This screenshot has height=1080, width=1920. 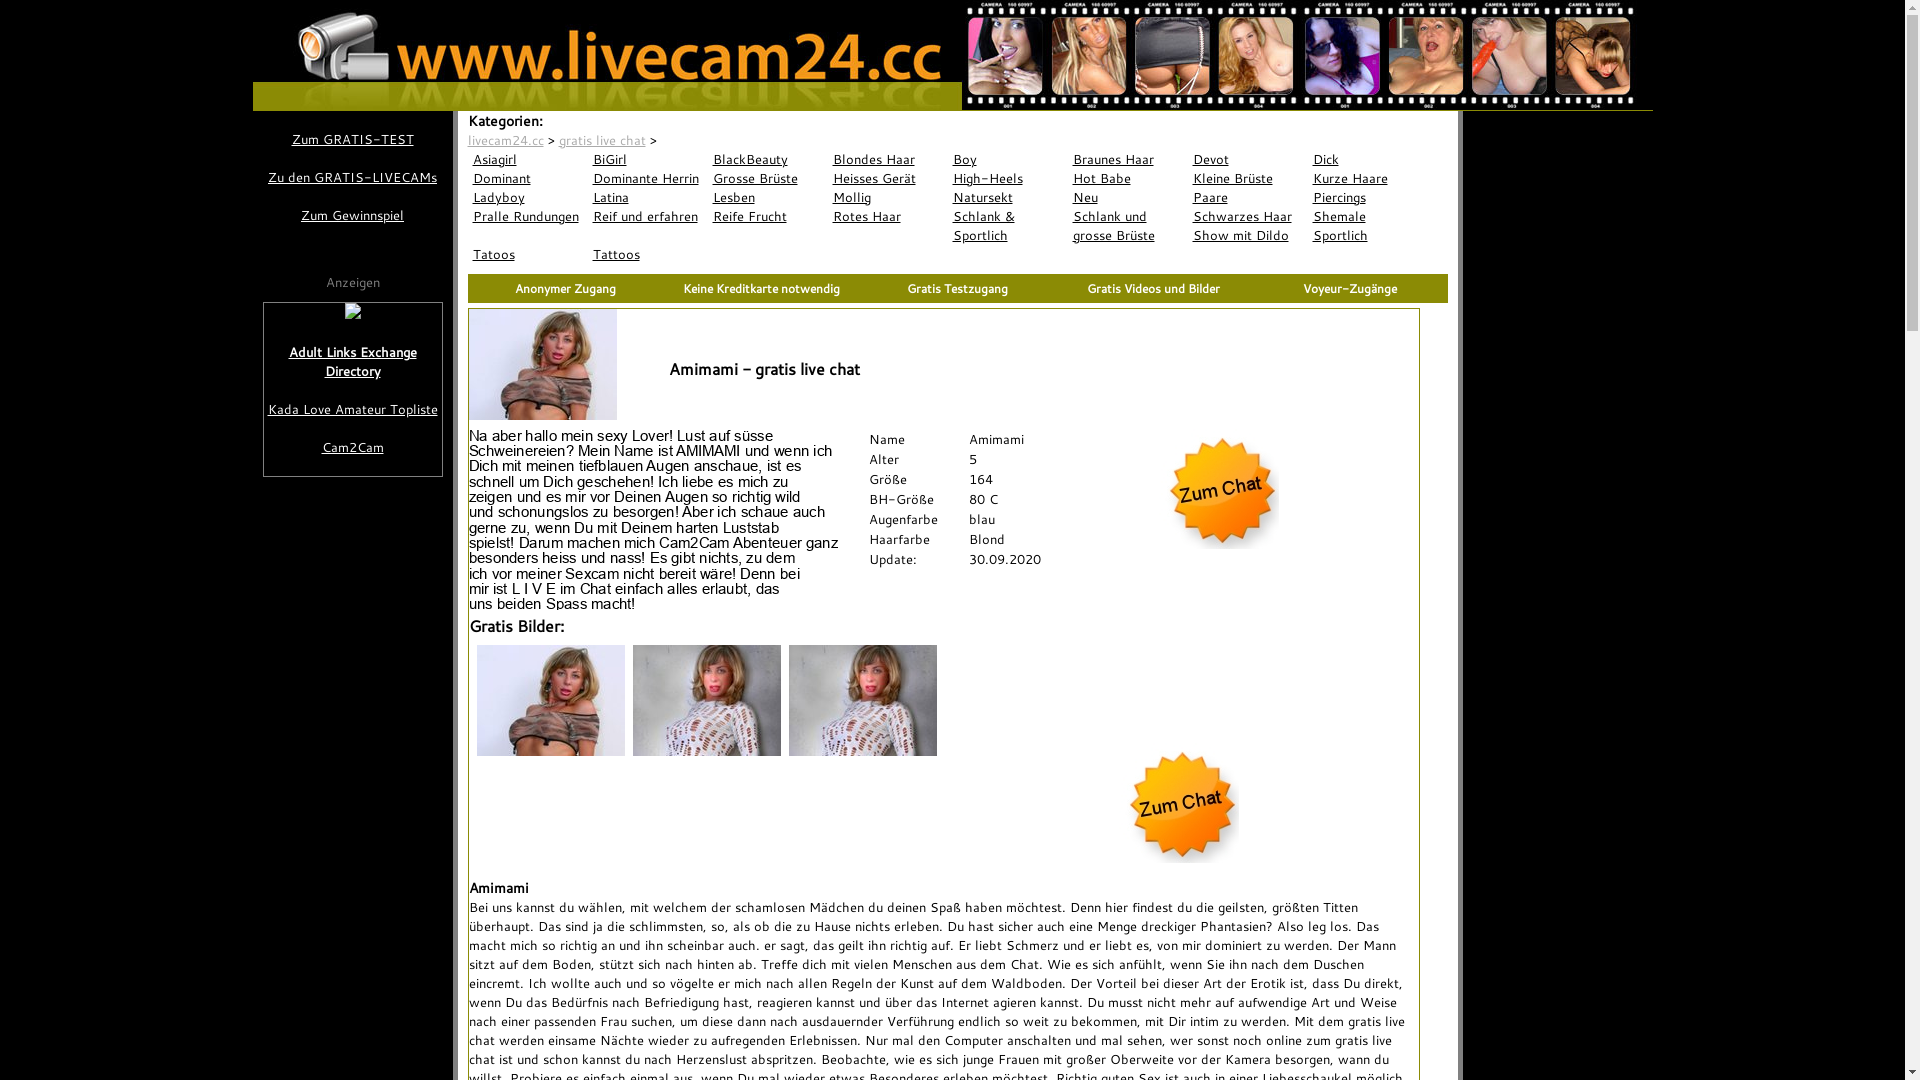 I want to click on 'BiGirl', so click(x=648, y=158).